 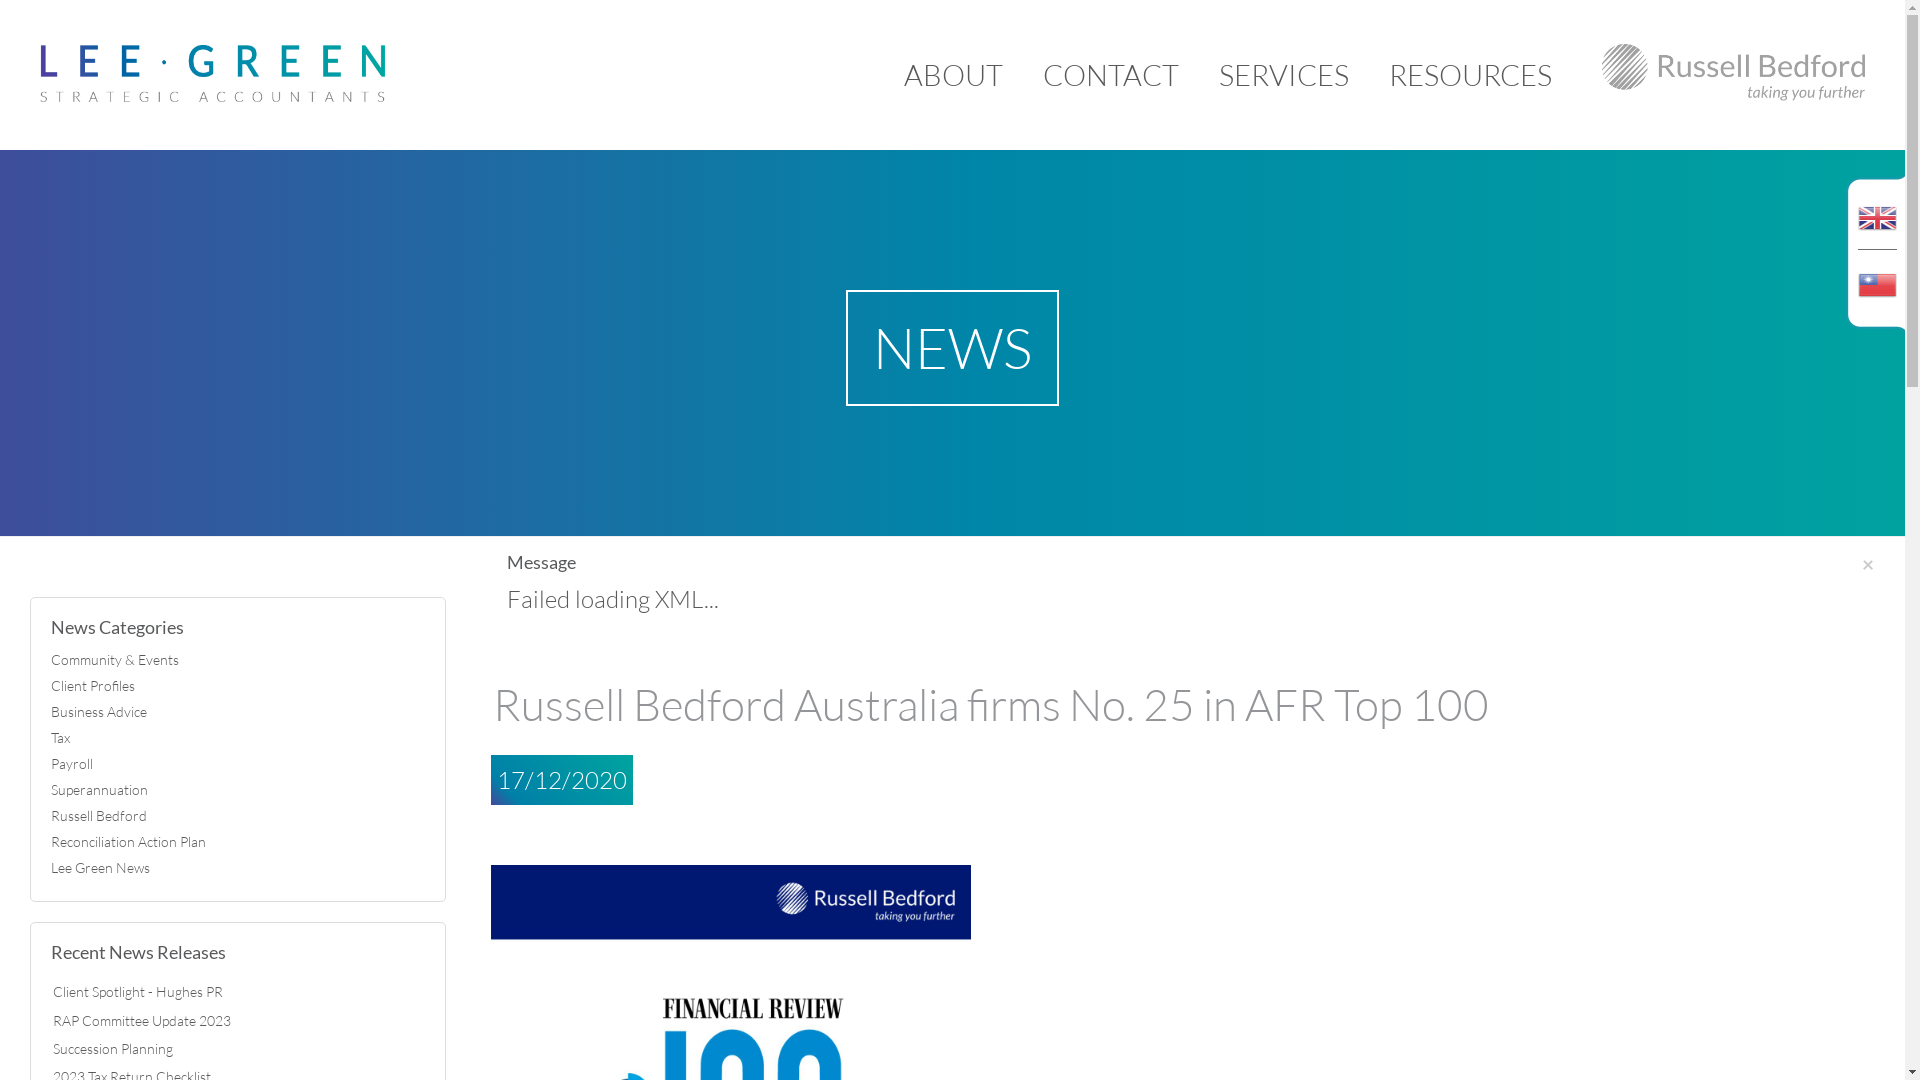 What do you see at coordinates (52, 991) in the screenshot?
I see `'Client Spotlight - Hughes PR'` at bounding box center [52, 991].